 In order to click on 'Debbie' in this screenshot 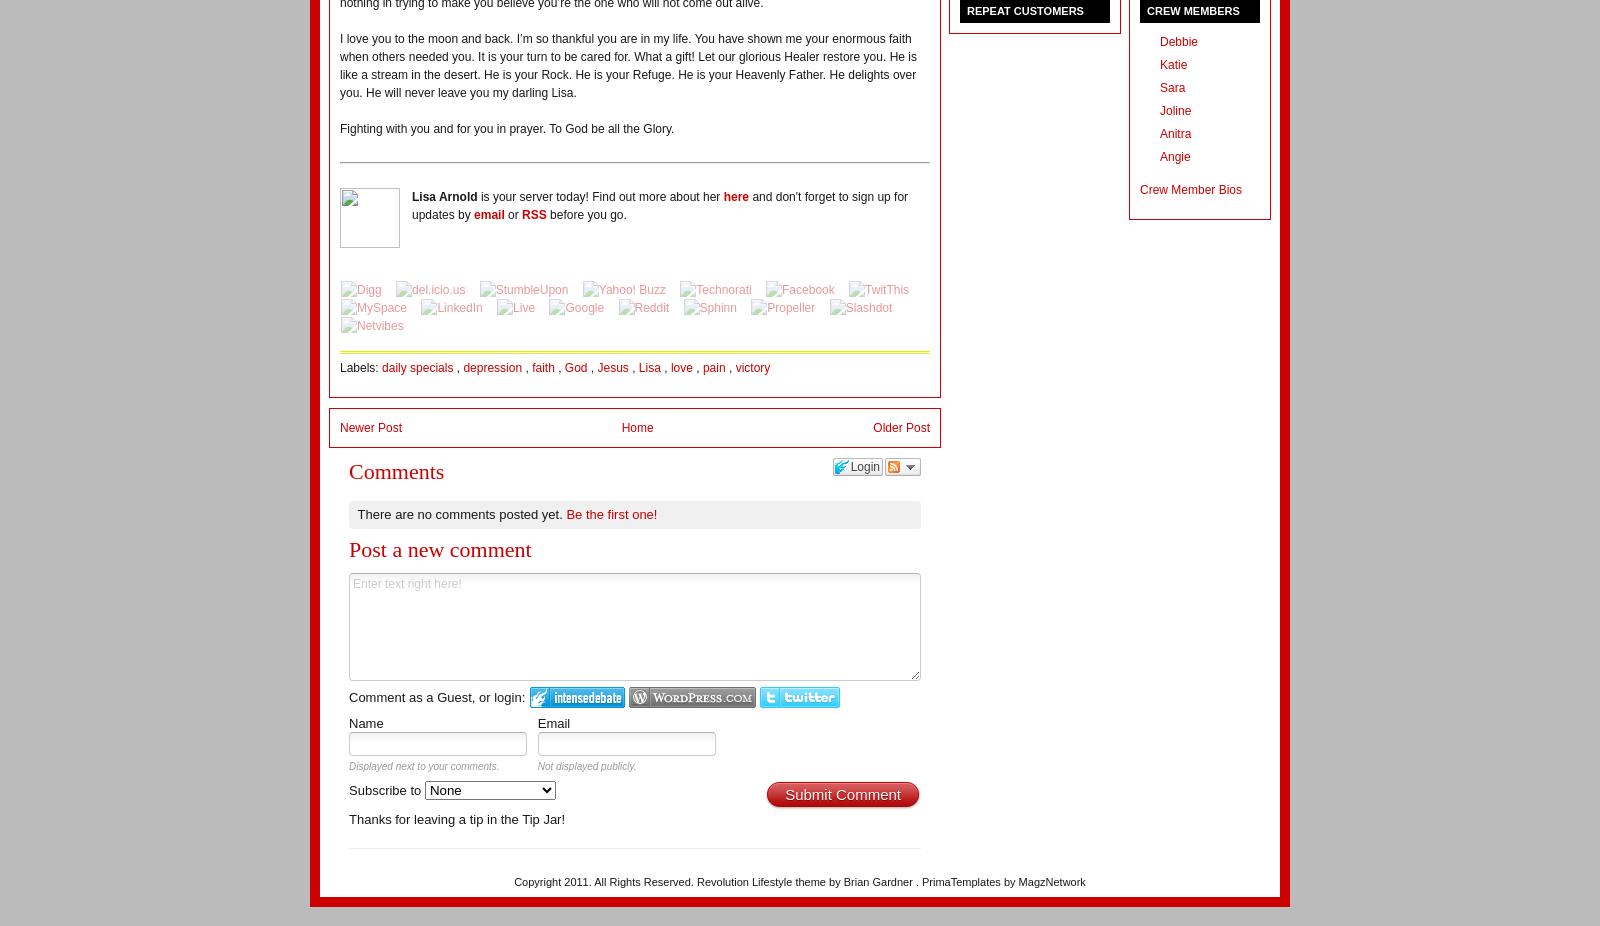, I will do `click(1179, 41)`.